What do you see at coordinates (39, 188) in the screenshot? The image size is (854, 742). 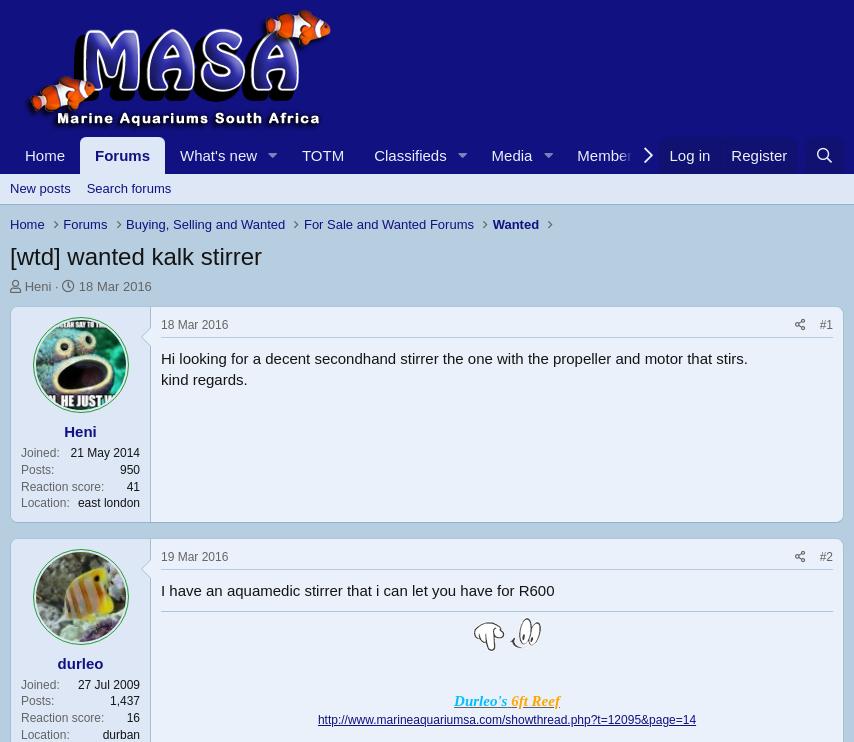 I see `'New posts'` at bounding box center [39, 188].